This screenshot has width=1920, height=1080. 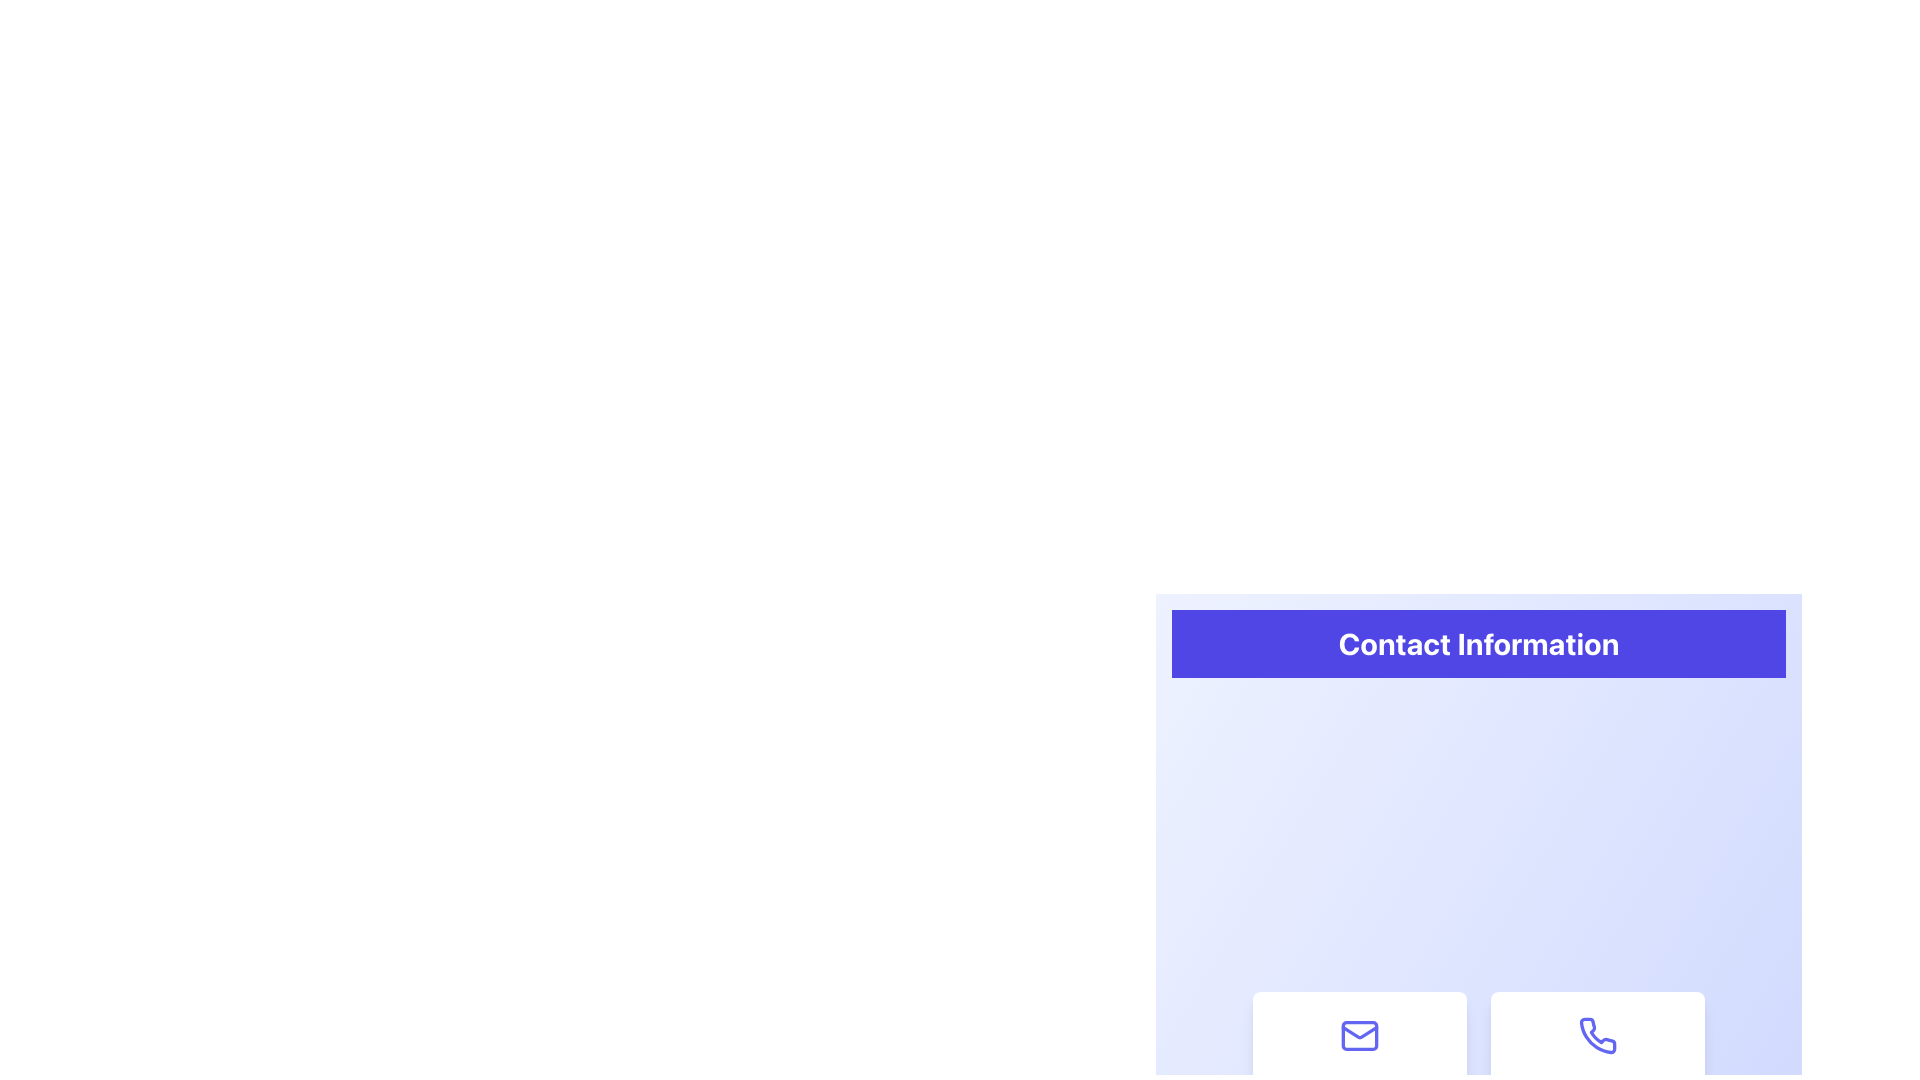 What do you see at coordinates (1478, 644) in the screenshot?
I see `the bold text label 'Contact Information' that is prominently displayed in white on an indigo background, located at the top of the card` at bounding box center [1478, 644].